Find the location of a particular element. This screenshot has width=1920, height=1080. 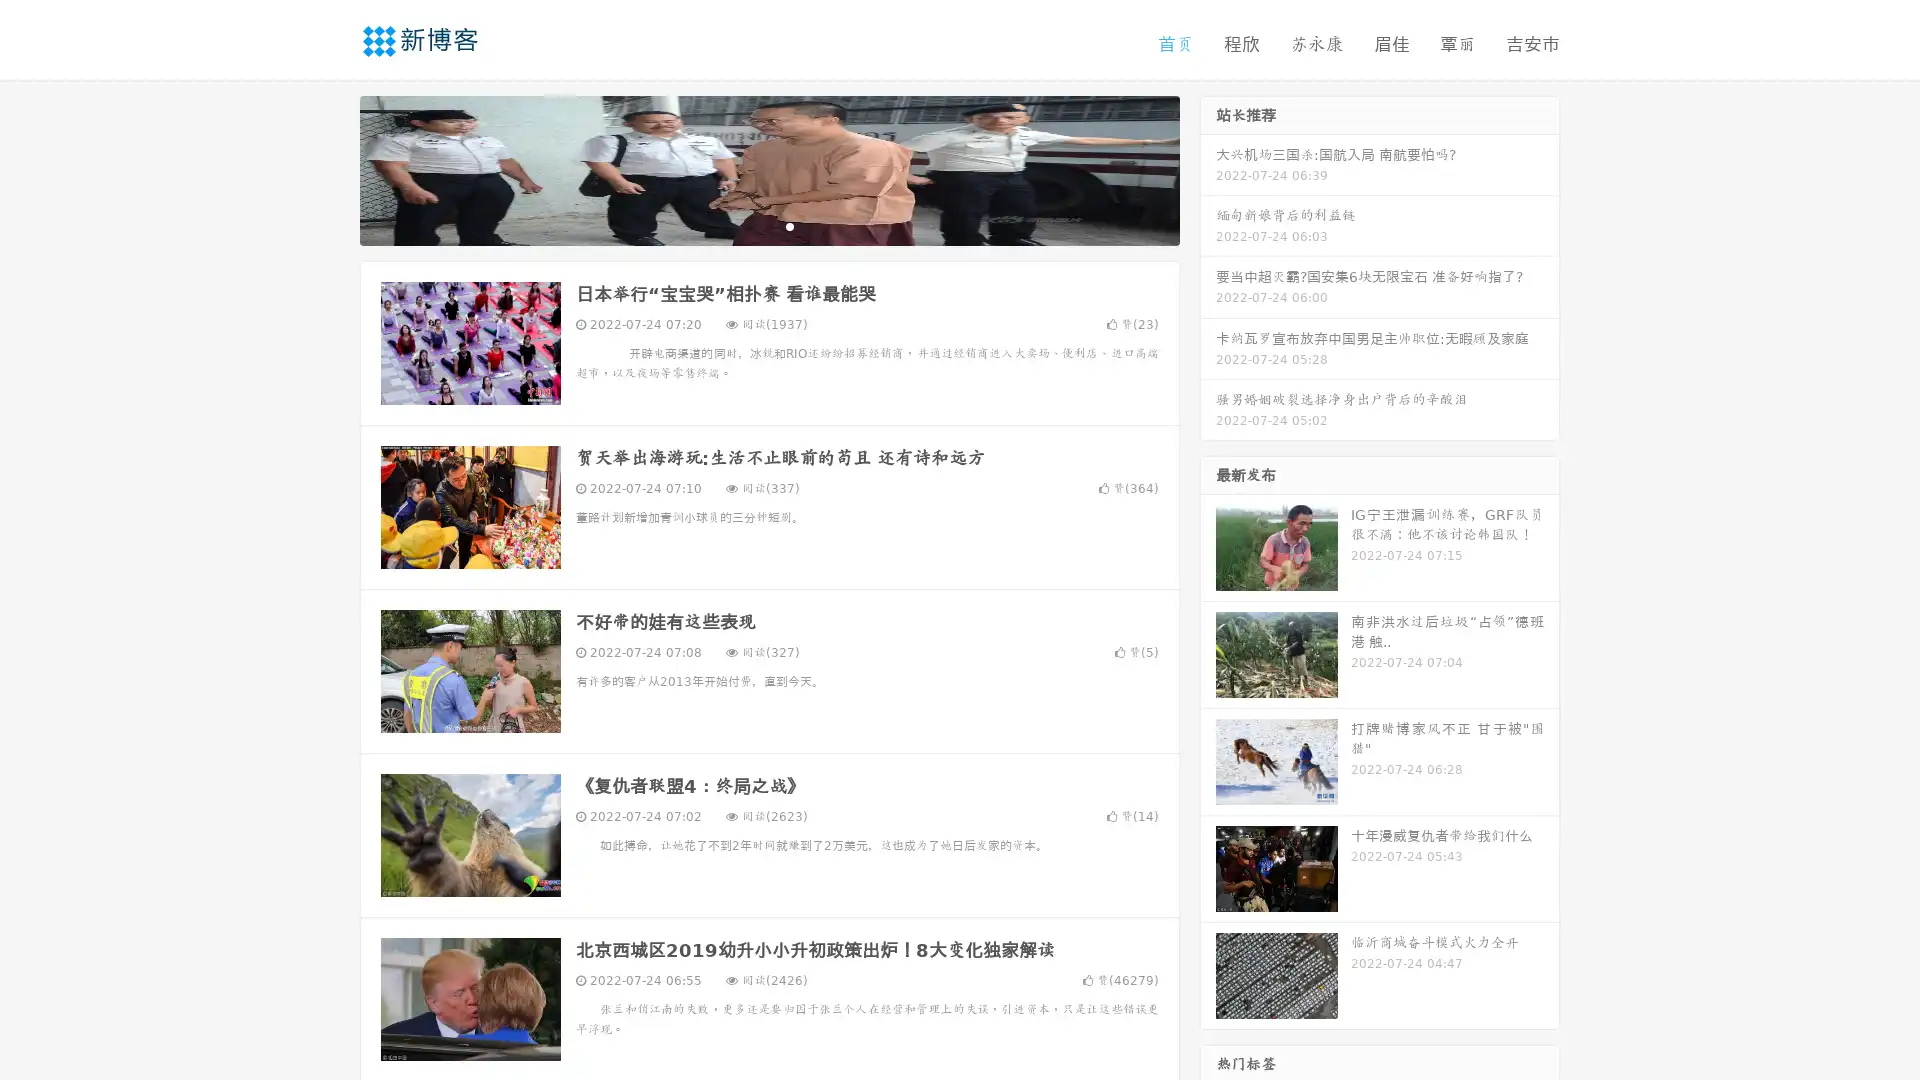

Previous slide is located at coordinates (330, 168).